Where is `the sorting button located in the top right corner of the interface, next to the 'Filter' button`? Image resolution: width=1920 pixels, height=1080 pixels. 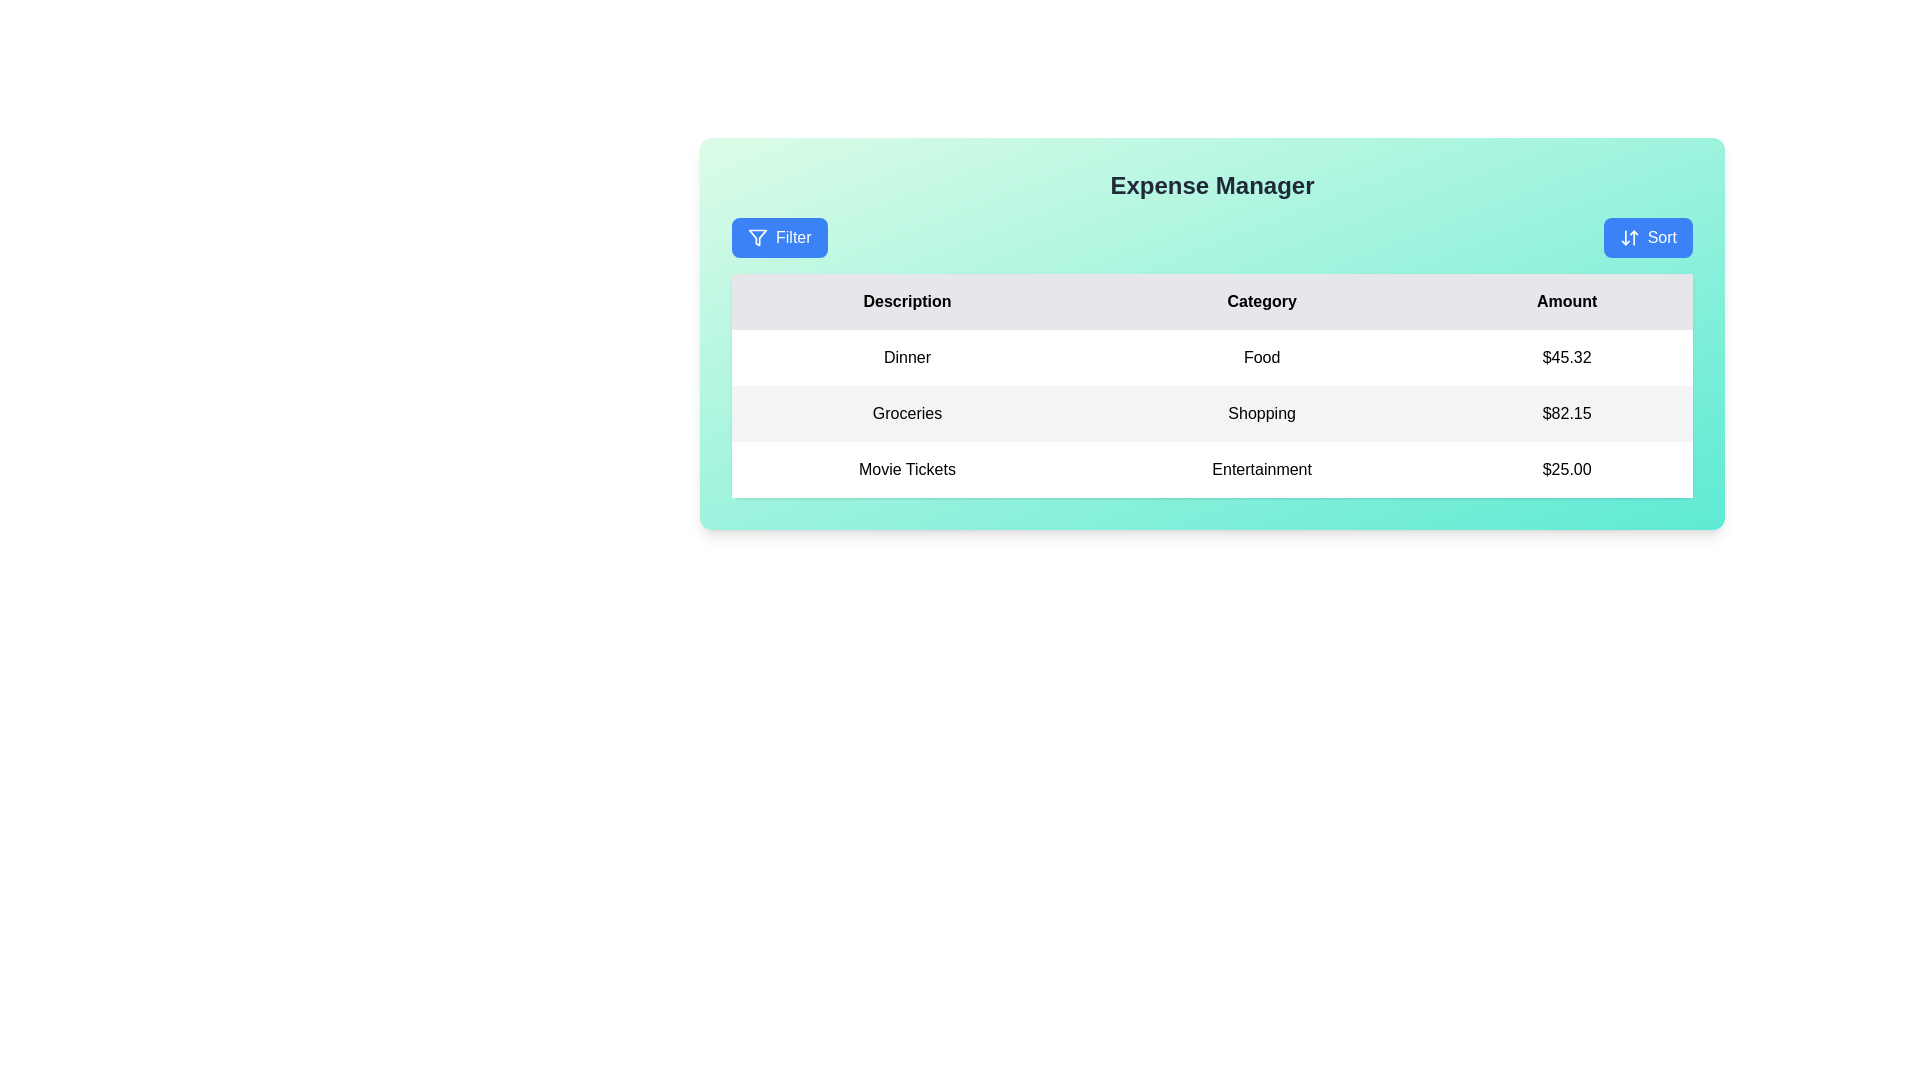
the sorting button located in the top right corner of the interface, next to the 'Filter' button is located at coordinates (1648, 237).